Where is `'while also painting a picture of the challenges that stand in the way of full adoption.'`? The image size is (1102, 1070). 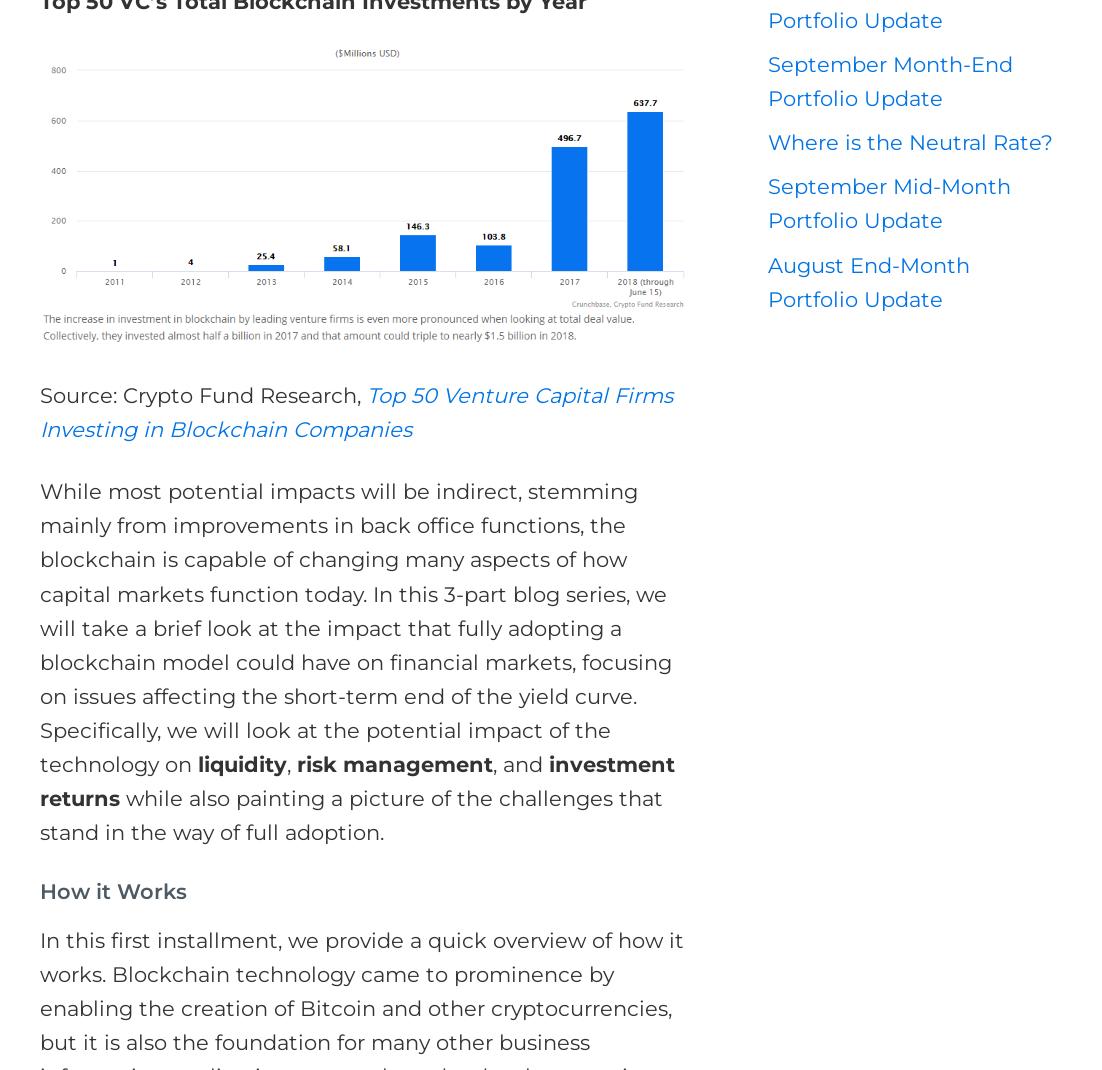 'while also painting a picture of the challenges that stand in the way of full adoption.' is located at coordinates (350, 815).